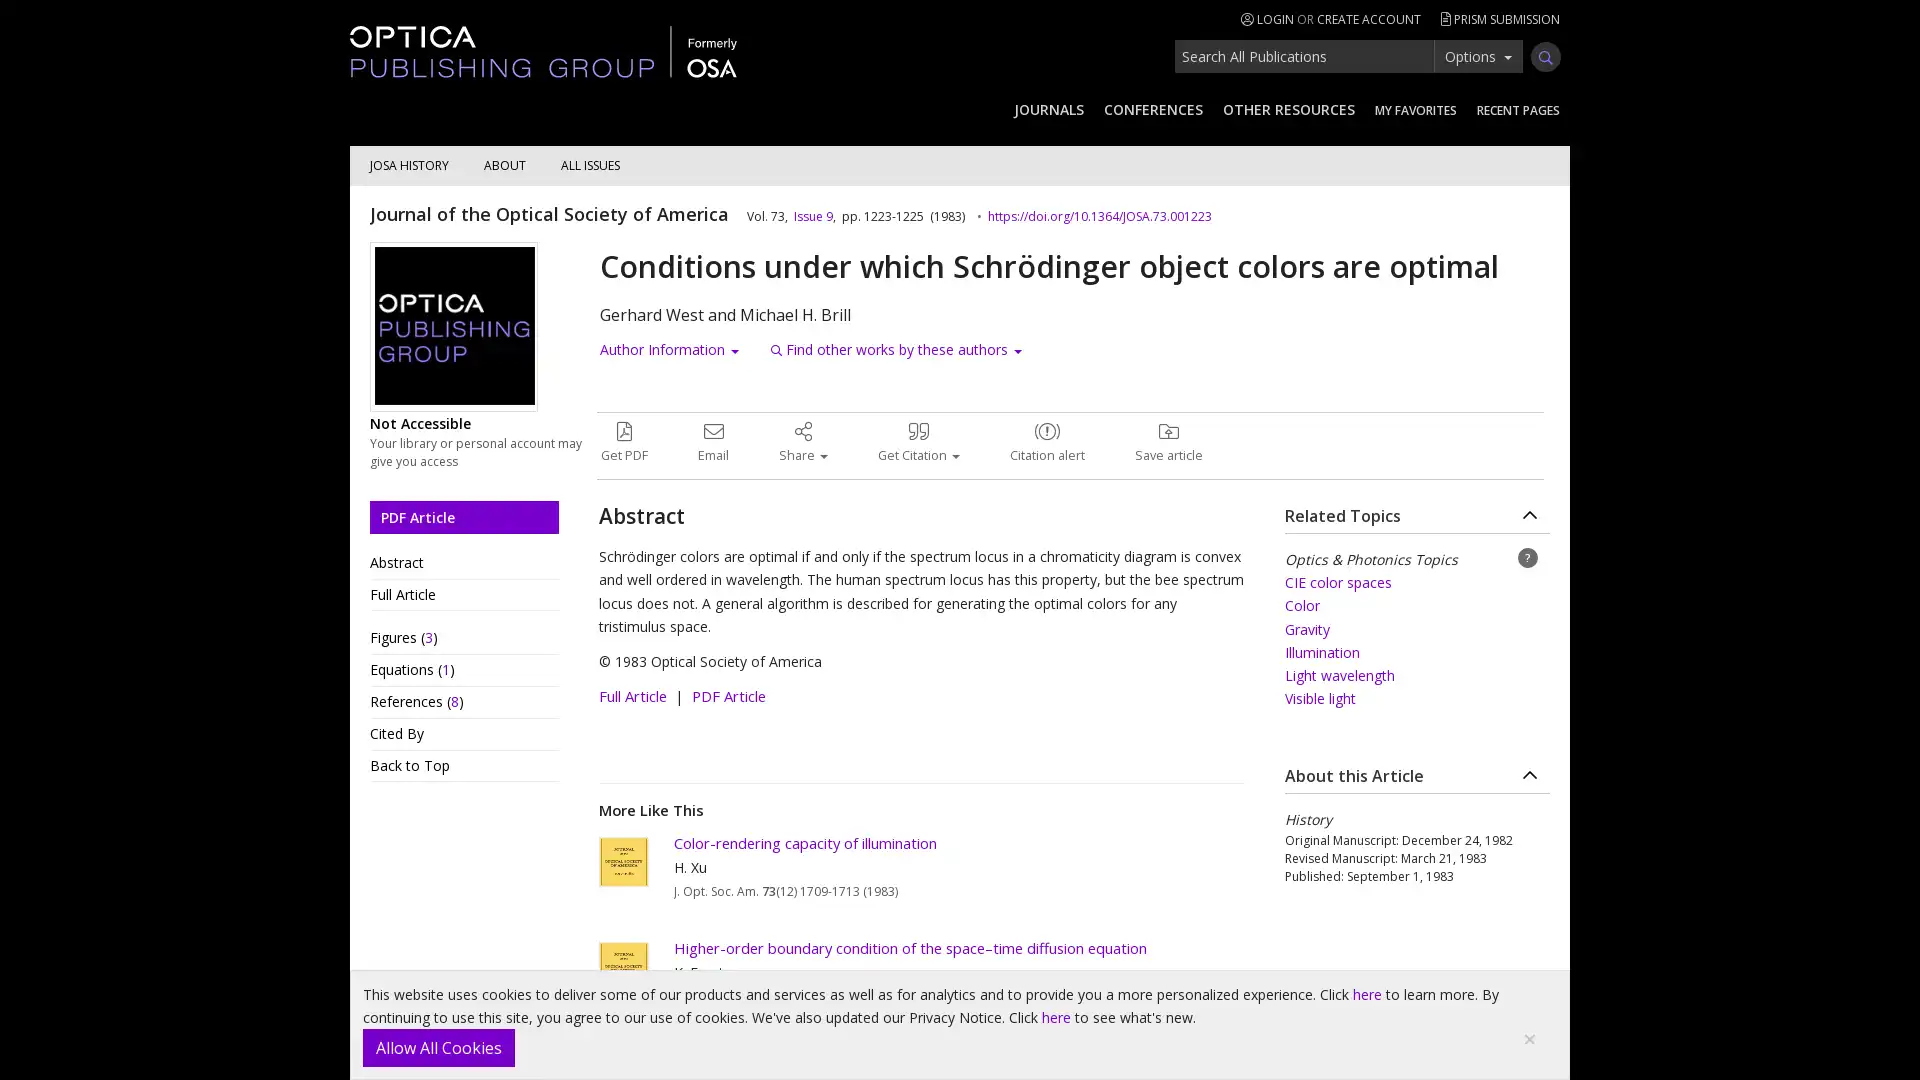  What do you see at coordinates (1478, 55) in the screenshot?
I see `Options` at bounding box center [1478, 55].